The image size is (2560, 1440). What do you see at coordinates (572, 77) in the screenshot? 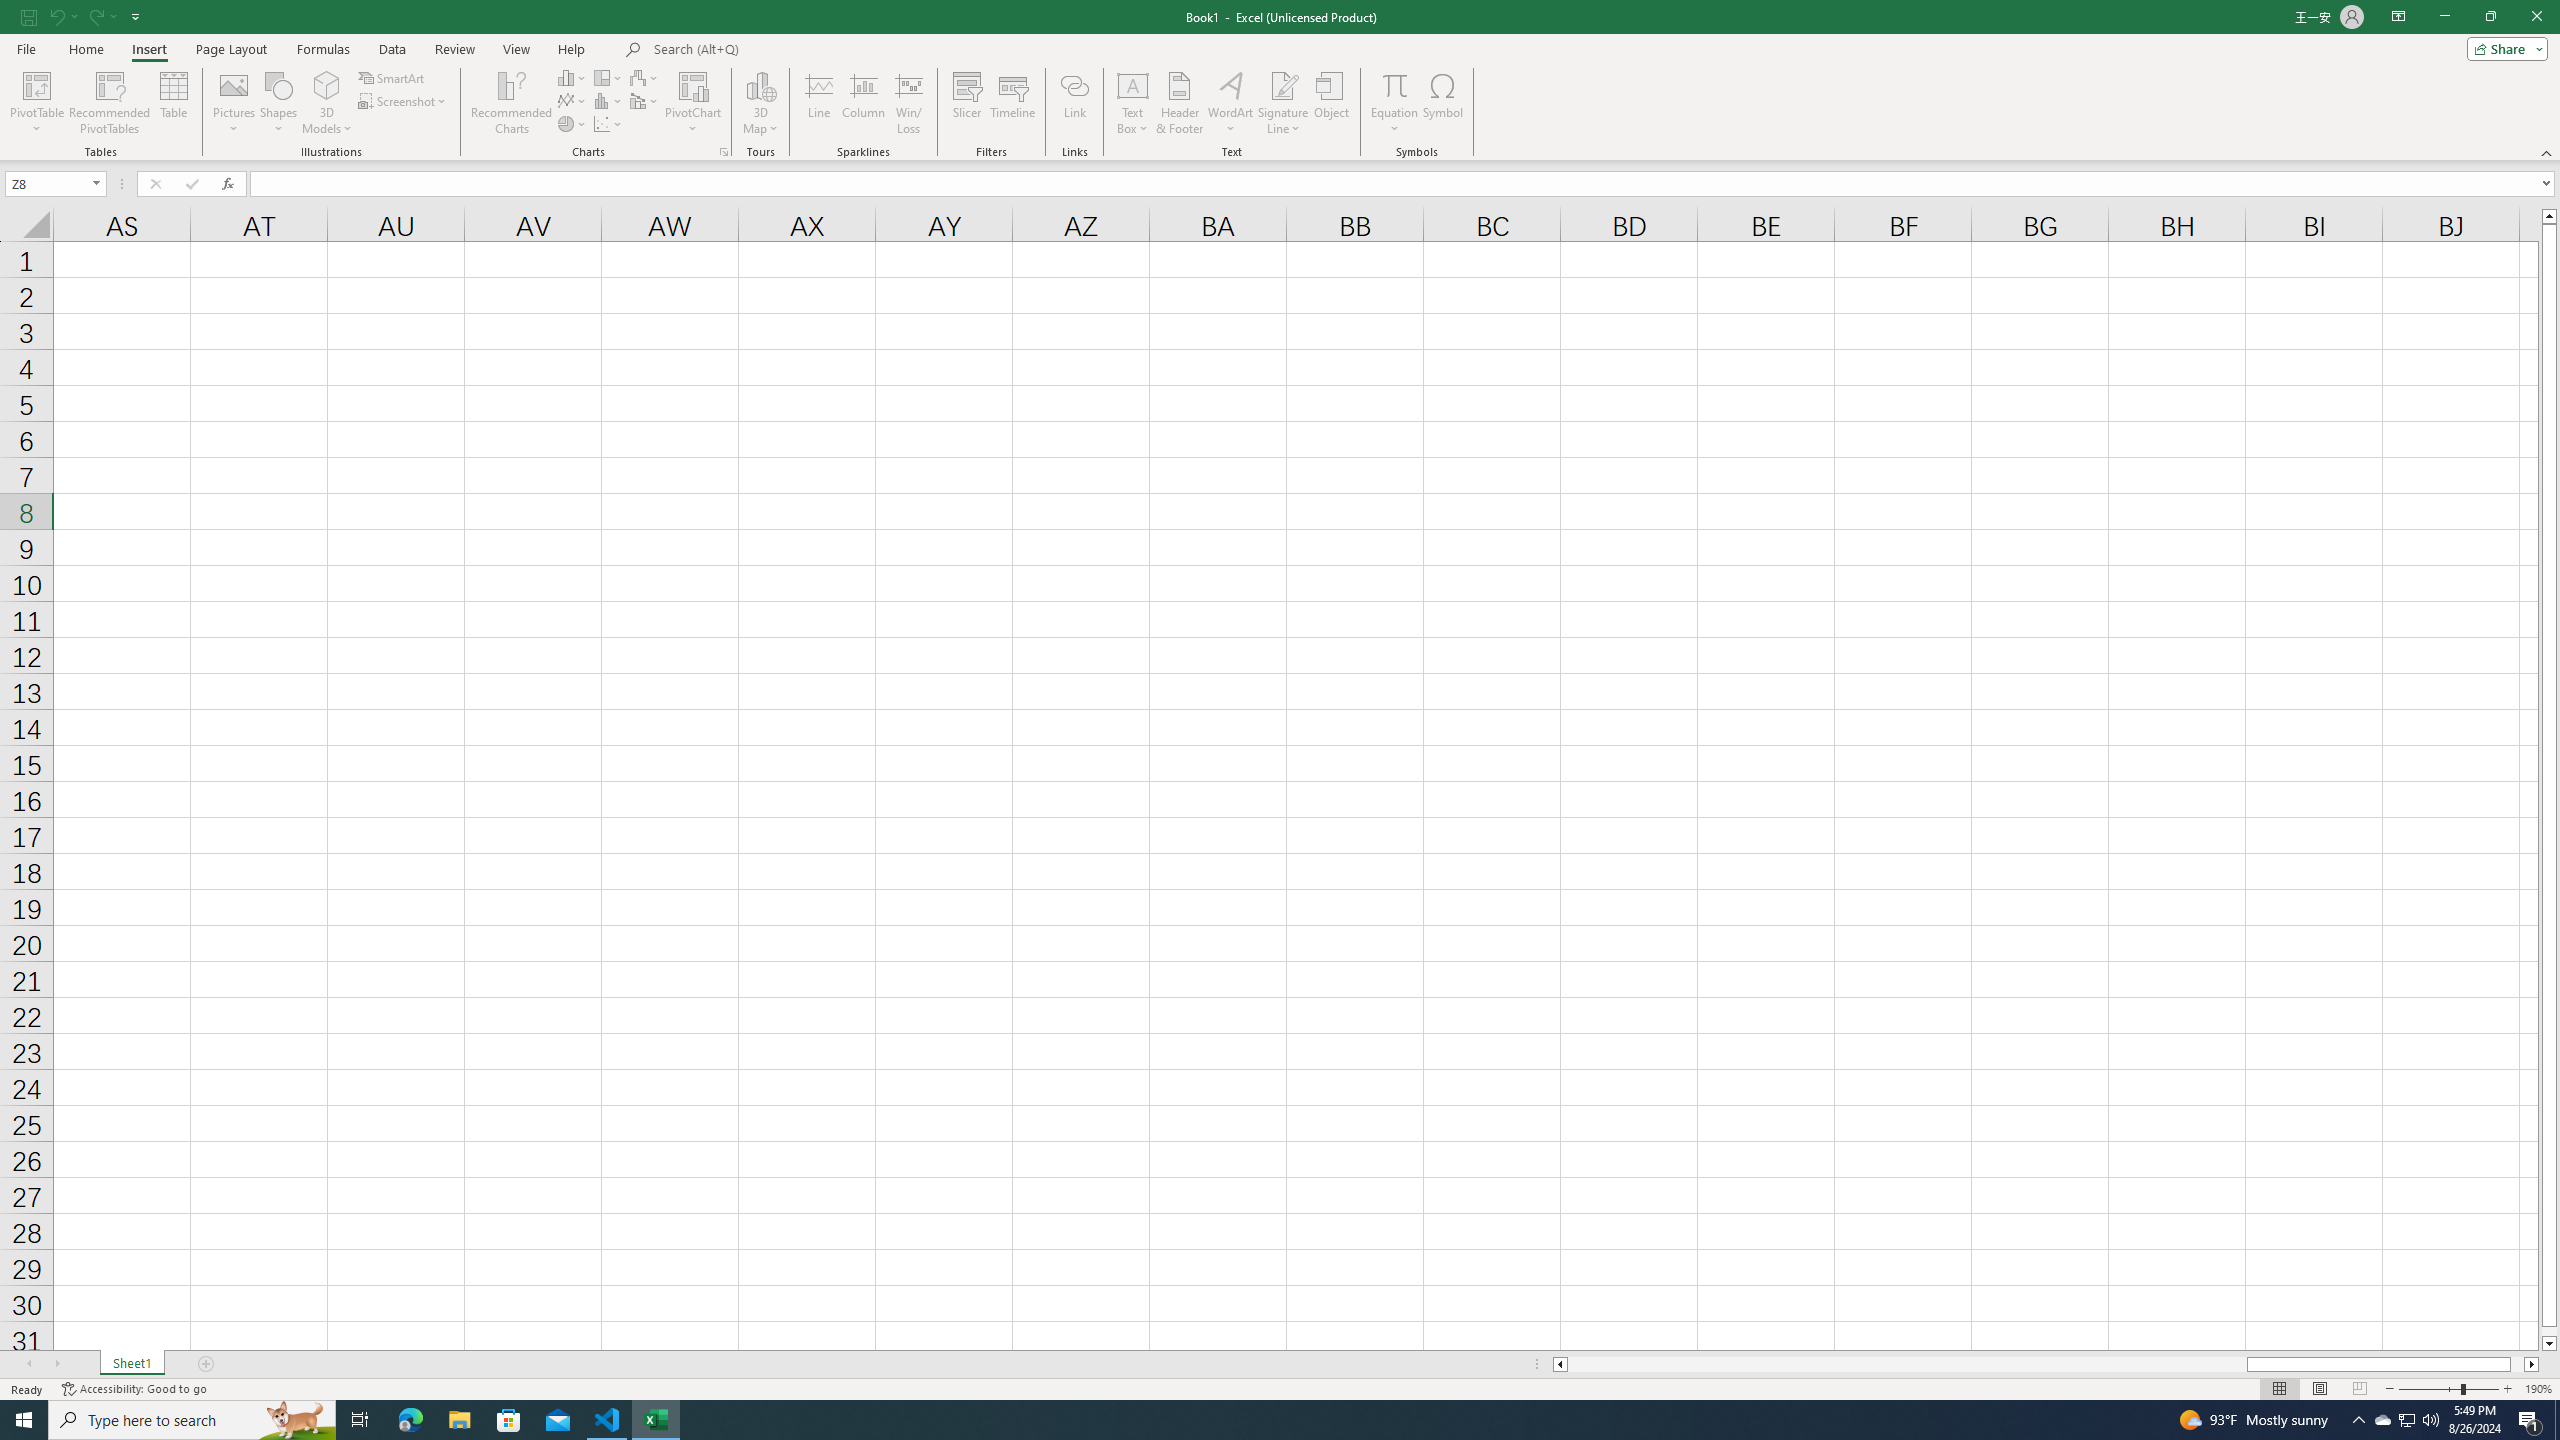
I see `'Insert Column or Bar Chart'` at bounding box center [572, 77].